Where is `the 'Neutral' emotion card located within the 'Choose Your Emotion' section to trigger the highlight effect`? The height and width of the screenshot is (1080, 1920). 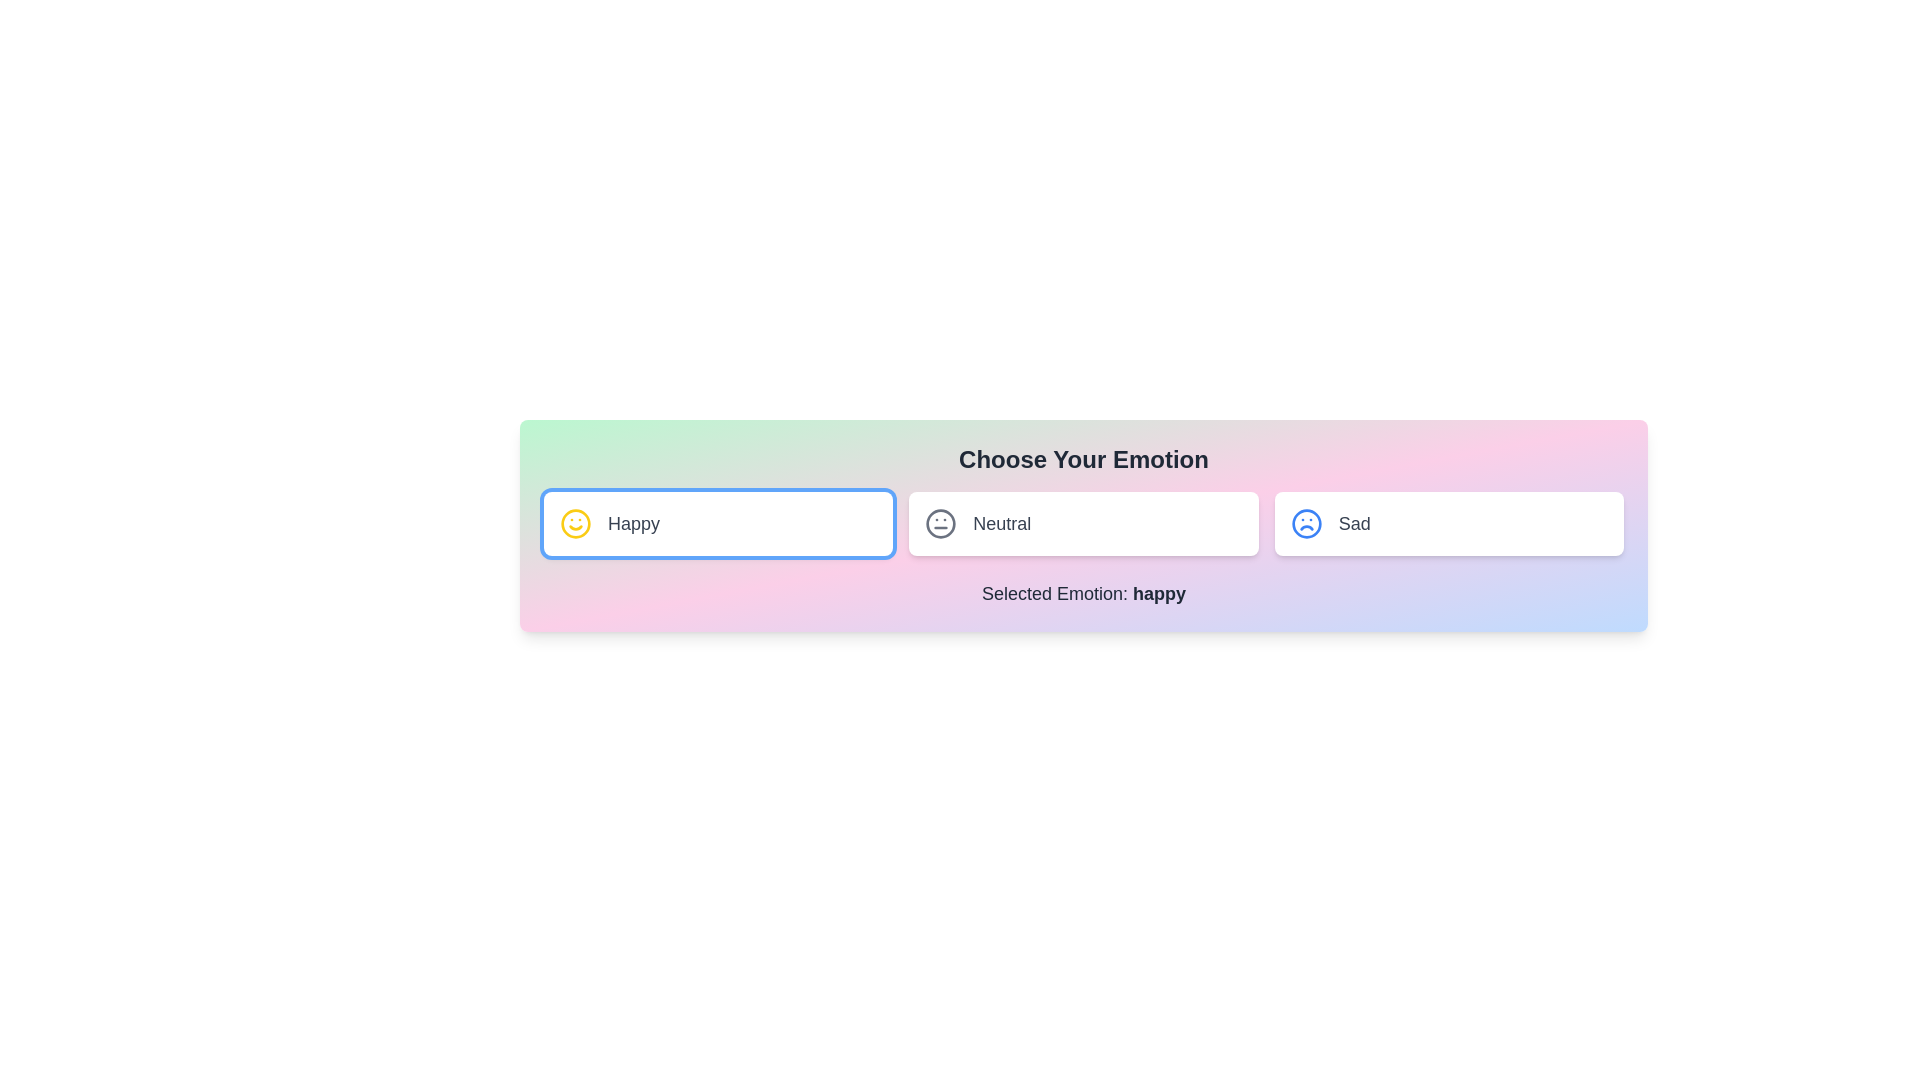
the 'Neutral' emotion card located within the 'Choose Your Emotion' section to trigger the highlight effect is located at coordinates (1083, 523).